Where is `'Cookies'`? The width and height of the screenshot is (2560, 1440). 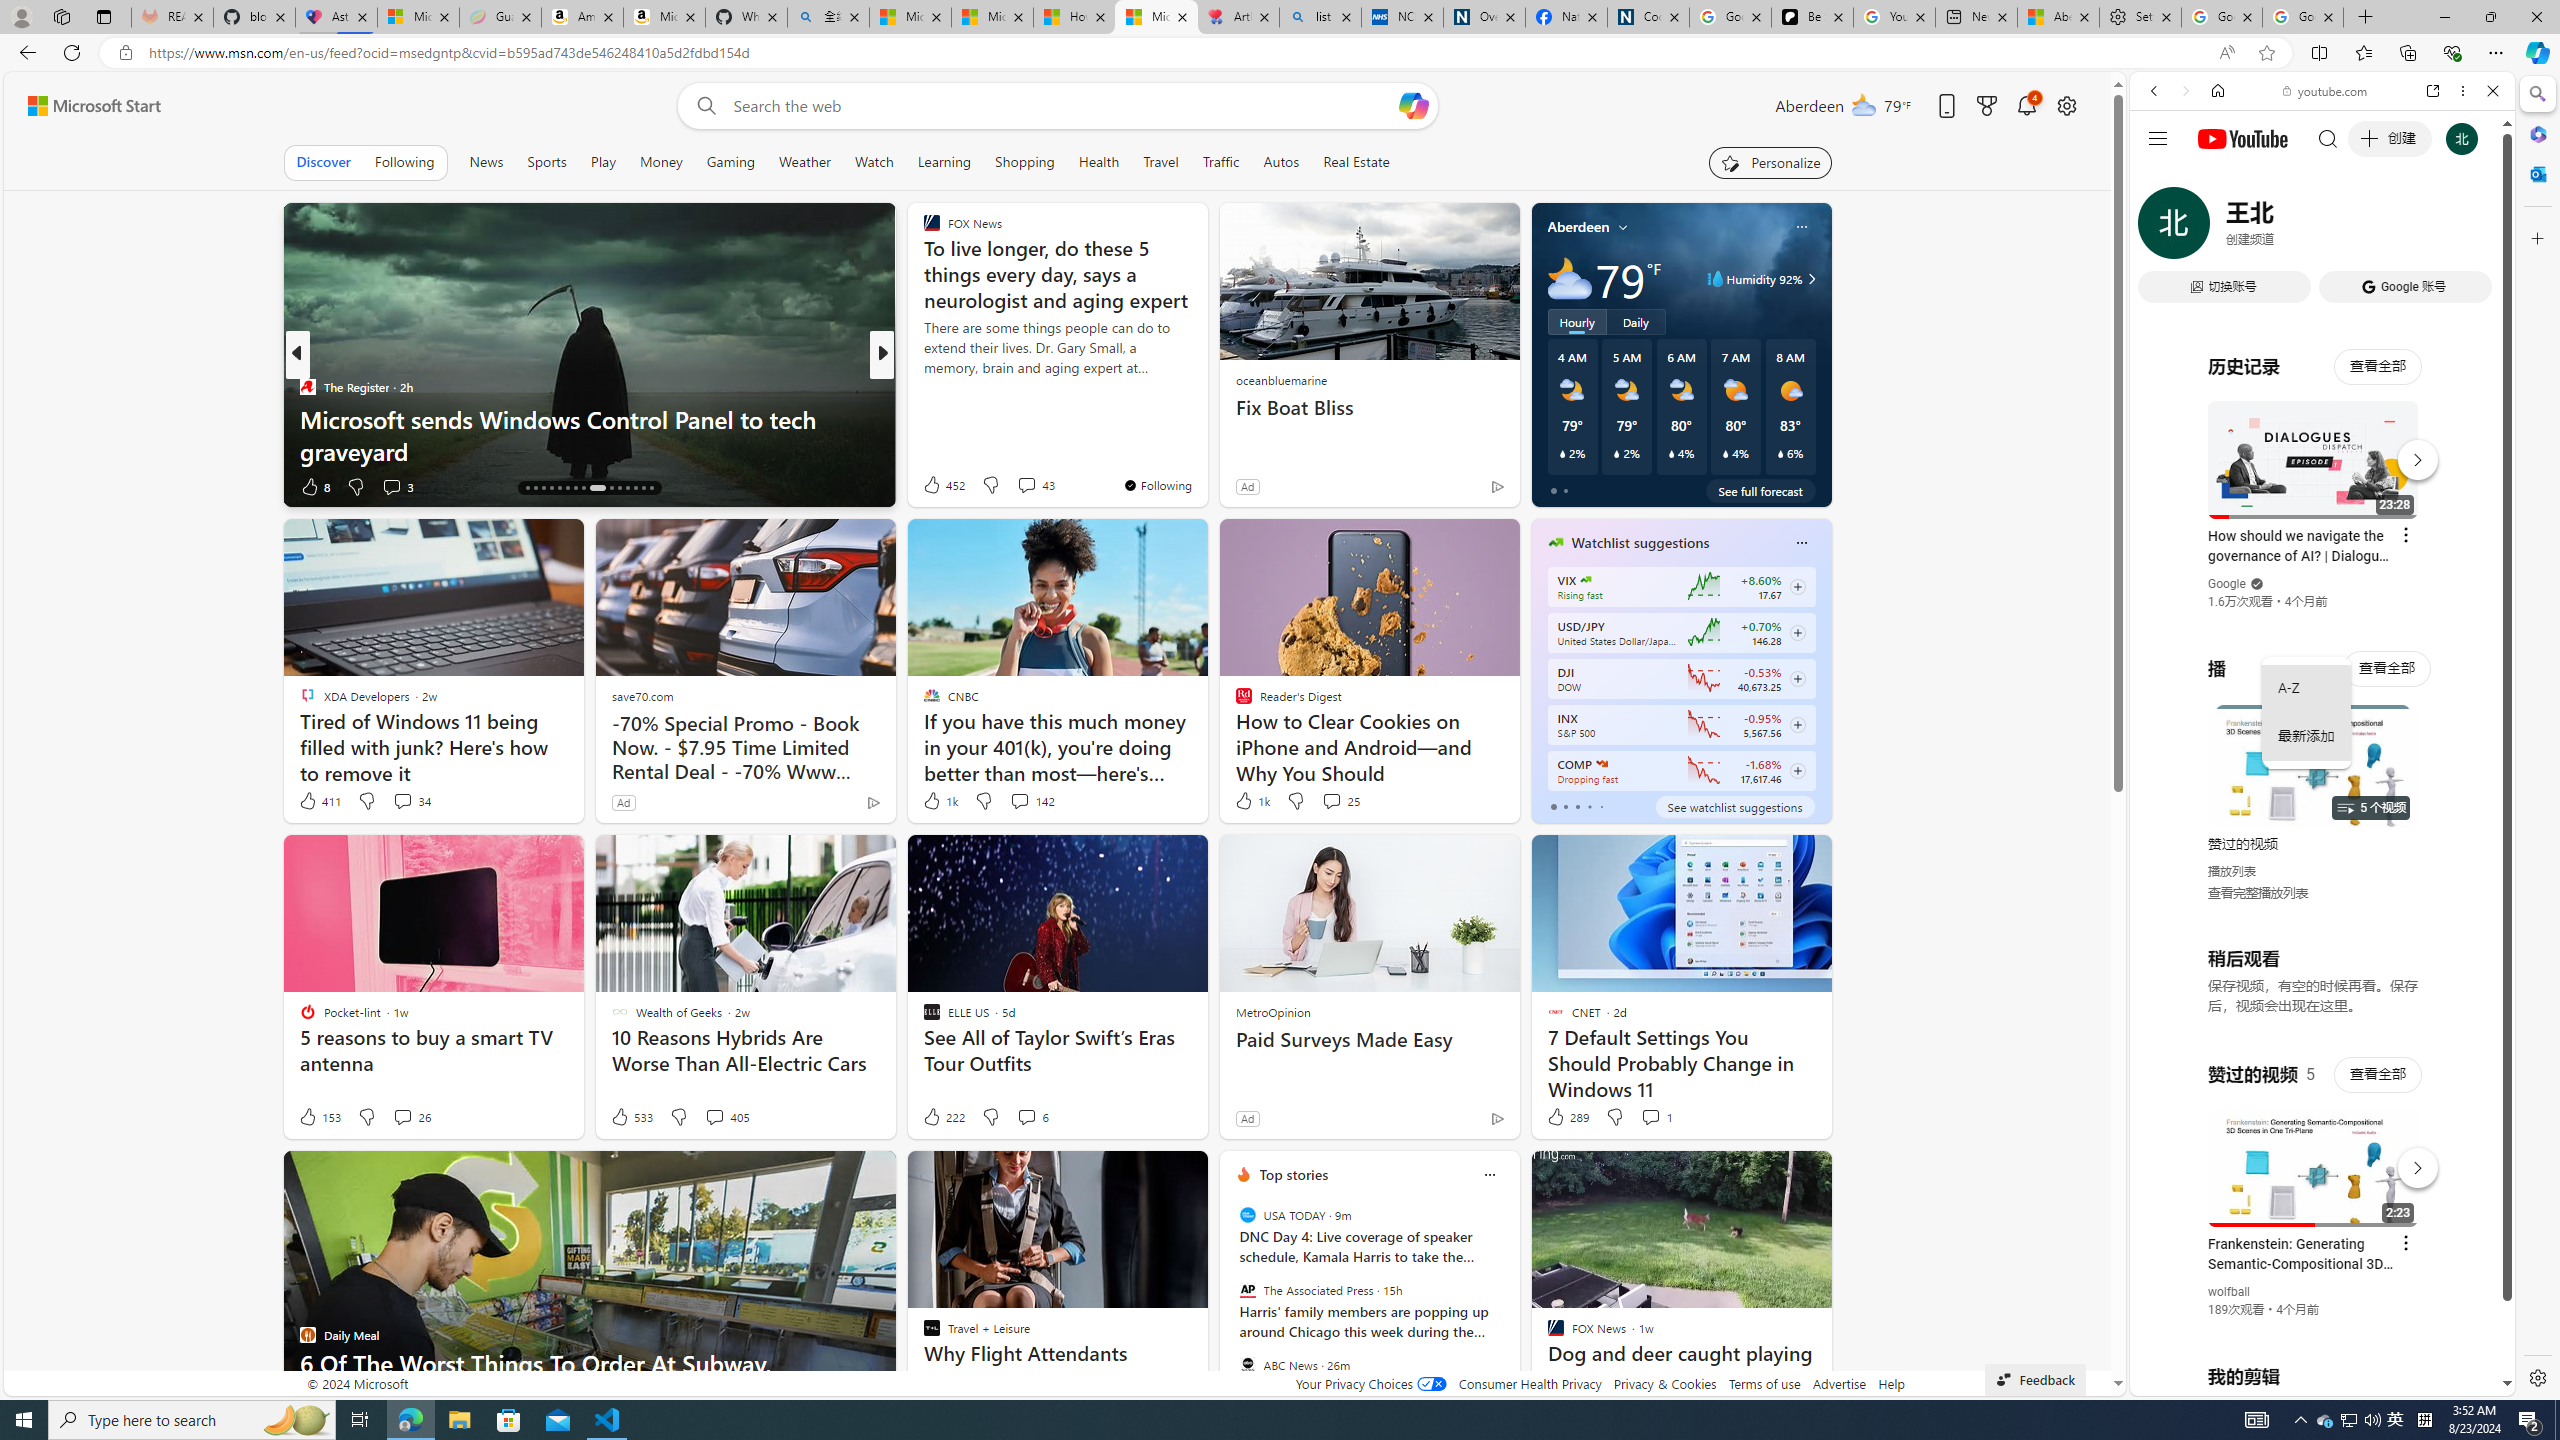
'Cookies' is located at coordinates (1647, 16).